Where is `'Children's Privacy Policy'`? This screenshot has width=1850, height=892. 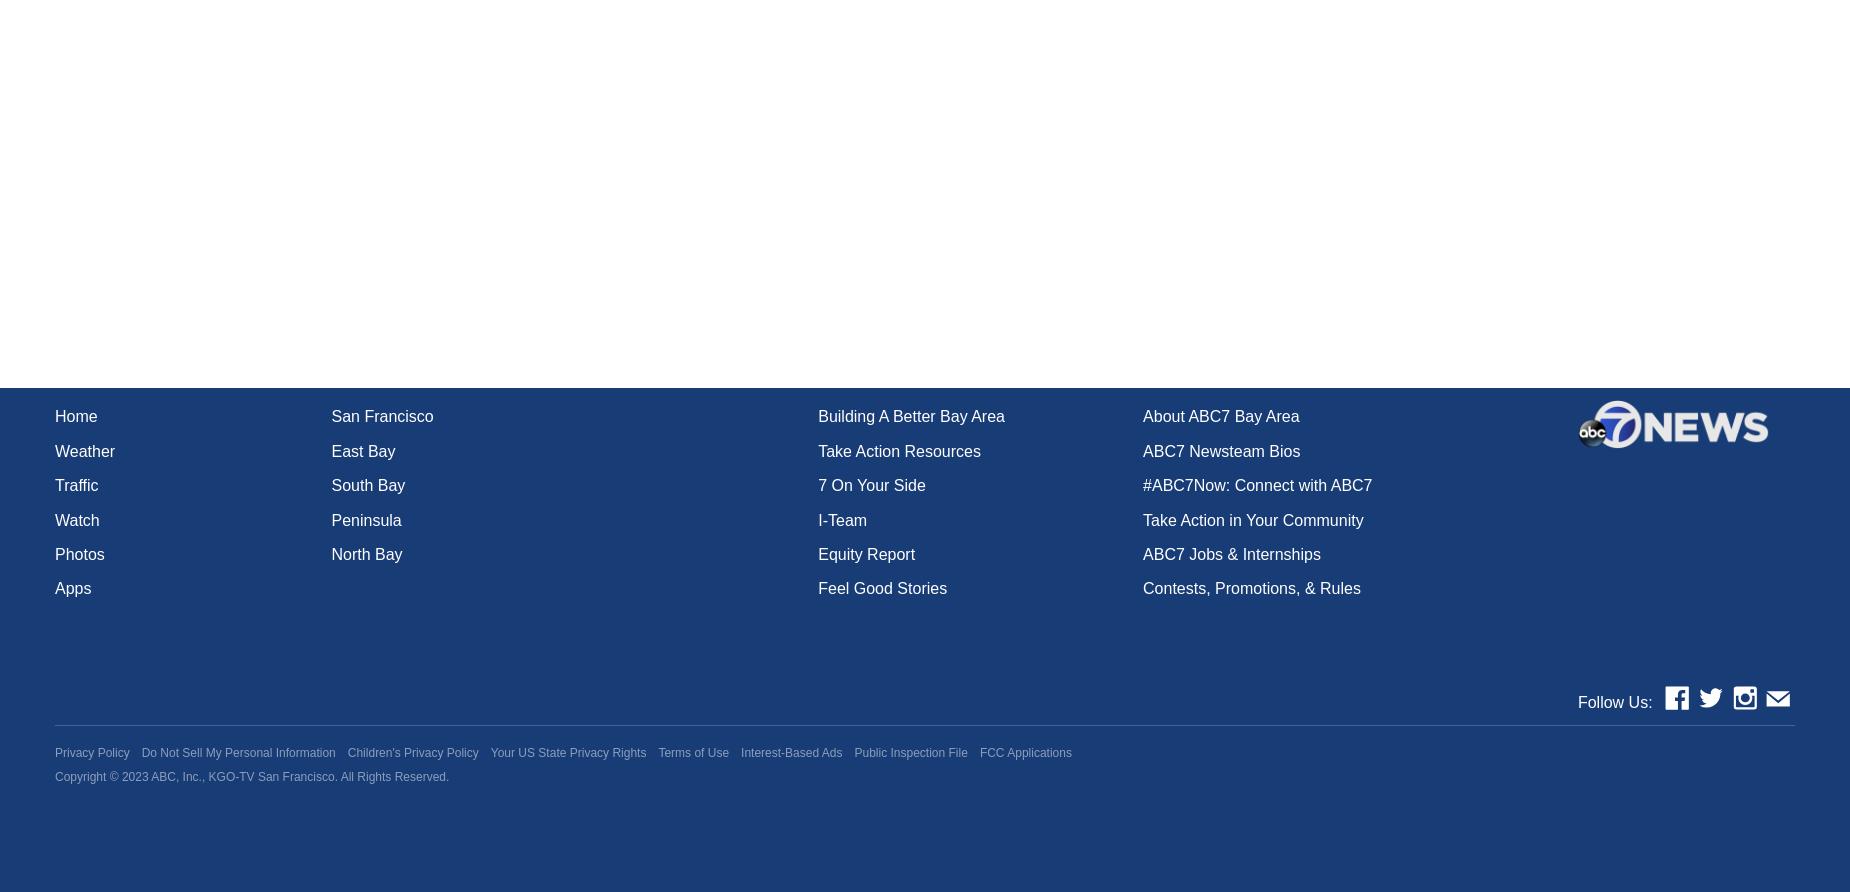
'Children's Privacy Policy' is located at coordinates (411, 753).